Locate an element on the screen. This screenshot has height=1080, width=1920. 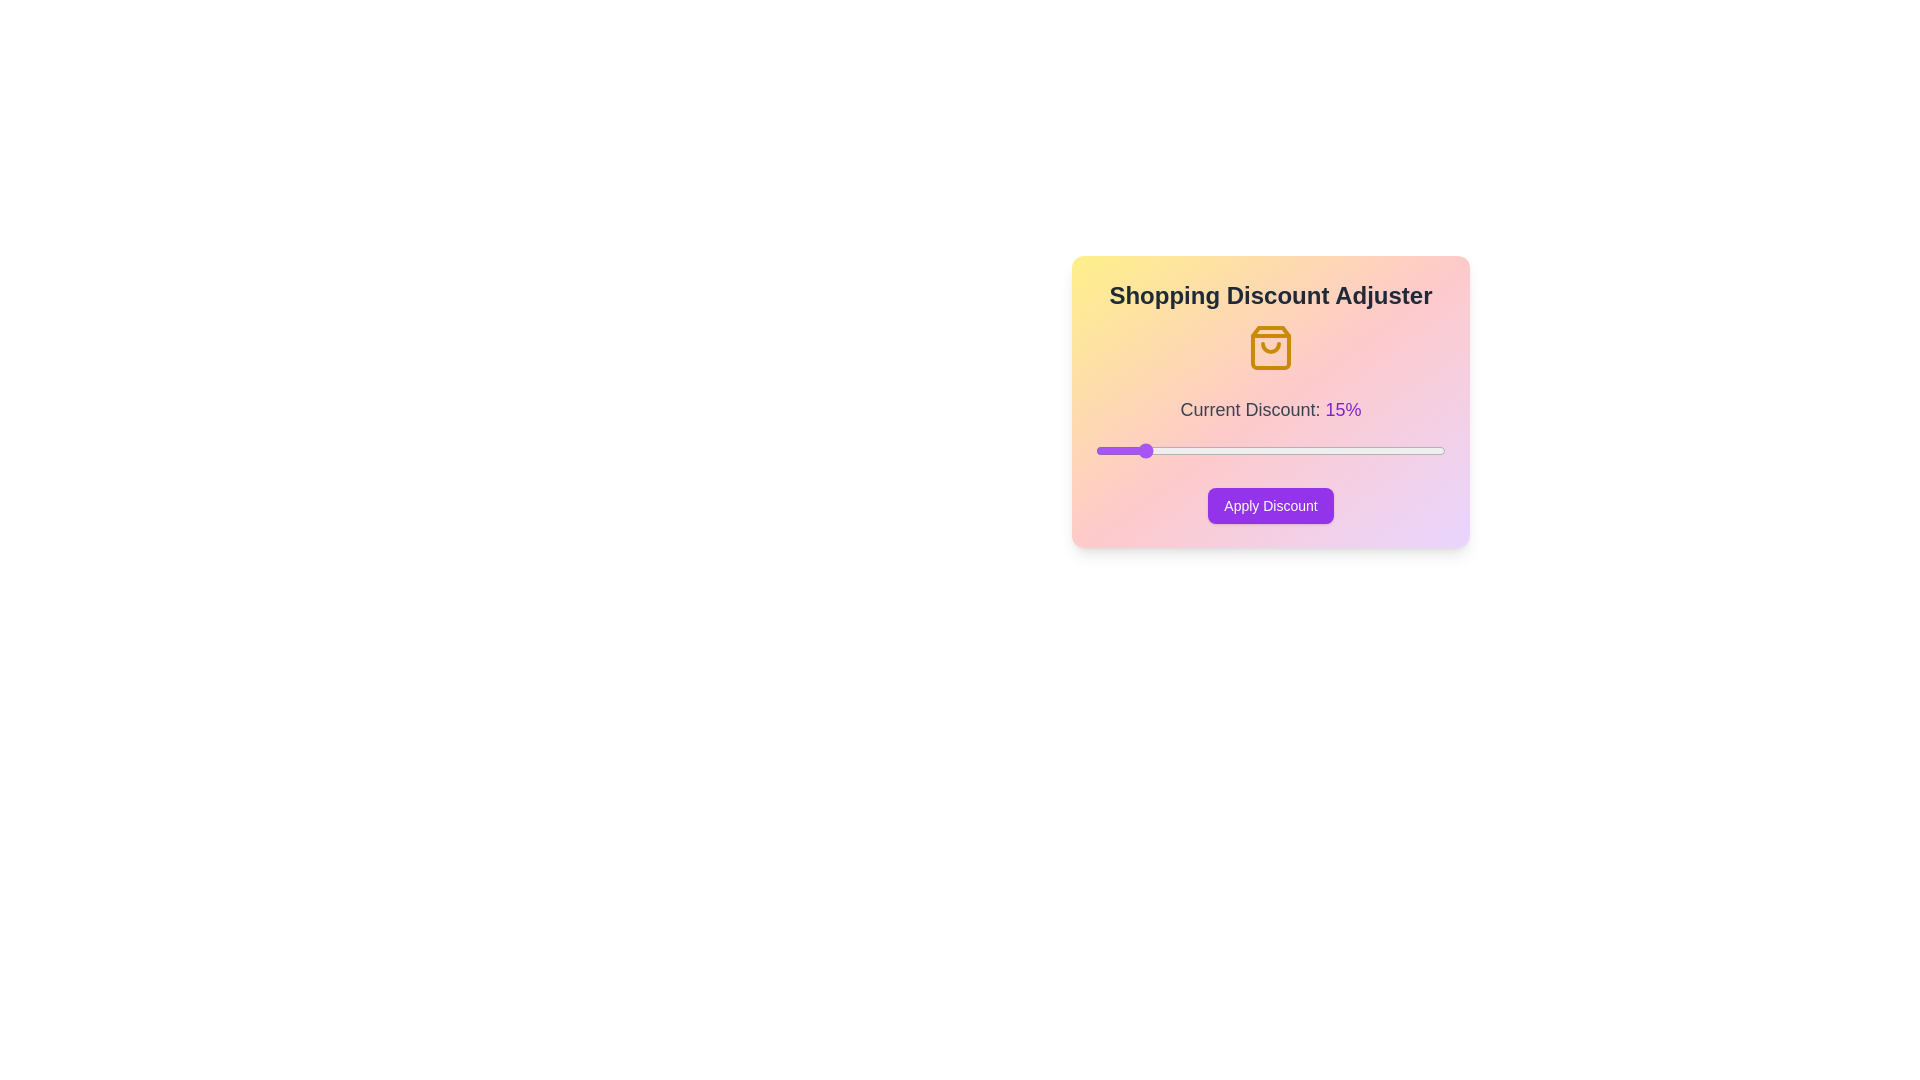
the discount slider to set the discount percentage to 19 is located at coordinates (1174, 451).